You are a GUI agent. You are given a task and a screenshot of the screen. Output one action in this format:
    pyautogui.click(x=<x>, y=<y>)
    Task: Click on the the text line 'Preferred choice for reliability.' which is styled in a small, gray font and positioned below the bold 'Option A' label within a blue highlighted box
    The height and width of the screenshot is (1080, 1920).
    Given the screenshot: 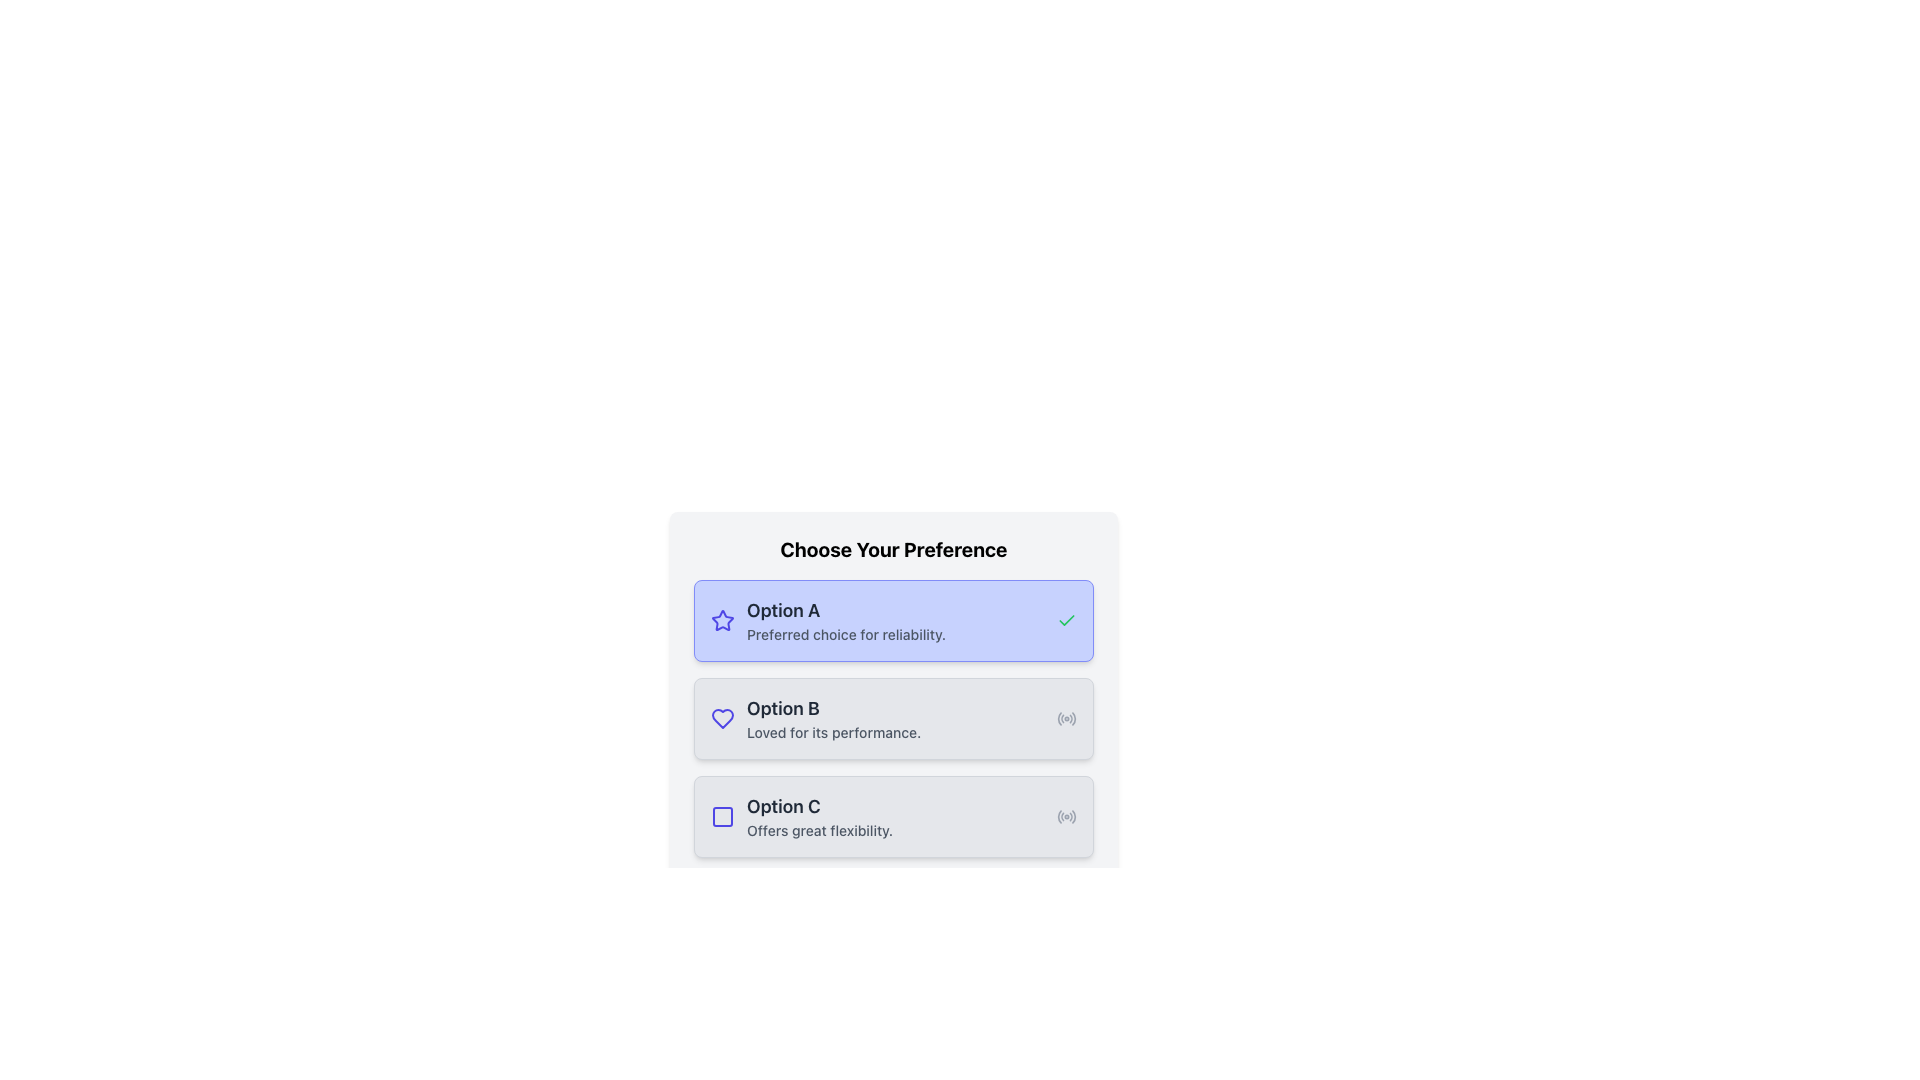 What is the action you would take?
    pyautogui.click(x=895, y=635)
    